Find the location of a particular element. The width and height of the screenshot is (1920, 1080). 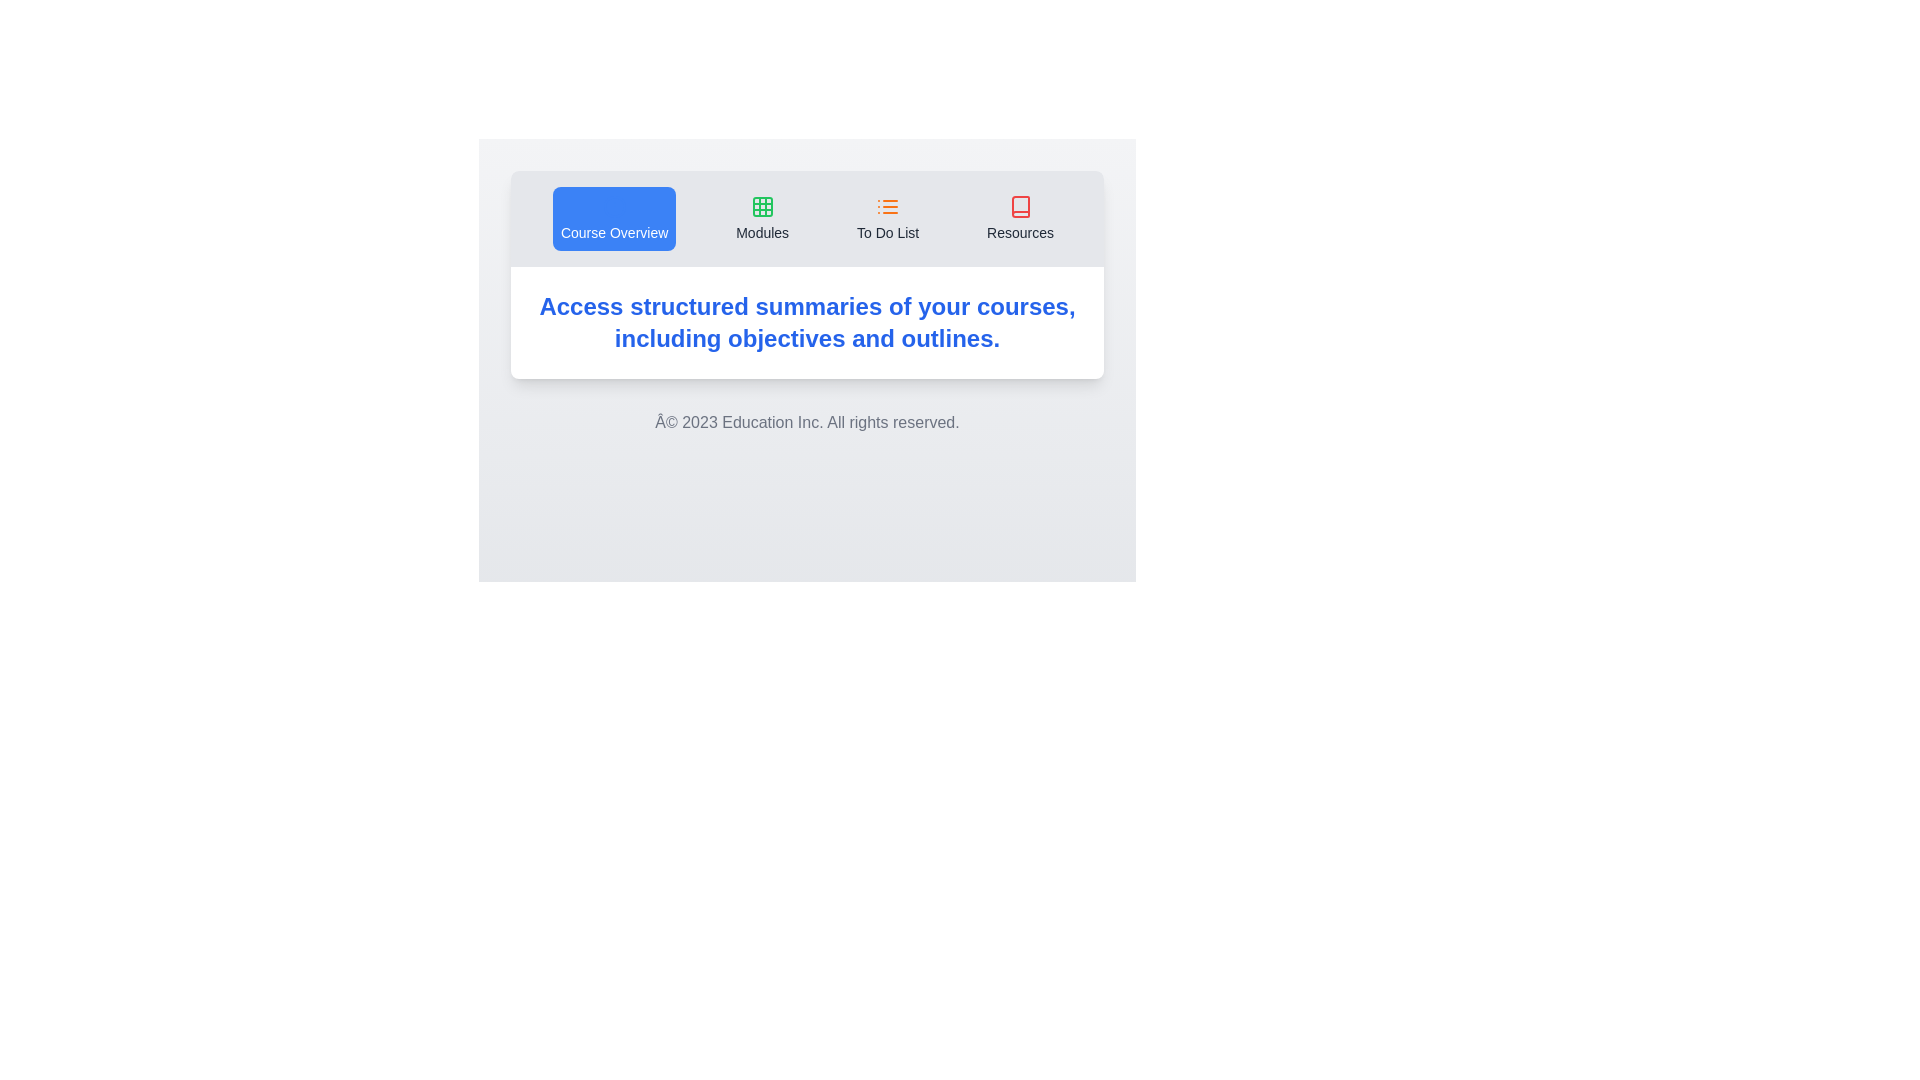

the tab labeled Resources is located at coordinates (1020, 219).